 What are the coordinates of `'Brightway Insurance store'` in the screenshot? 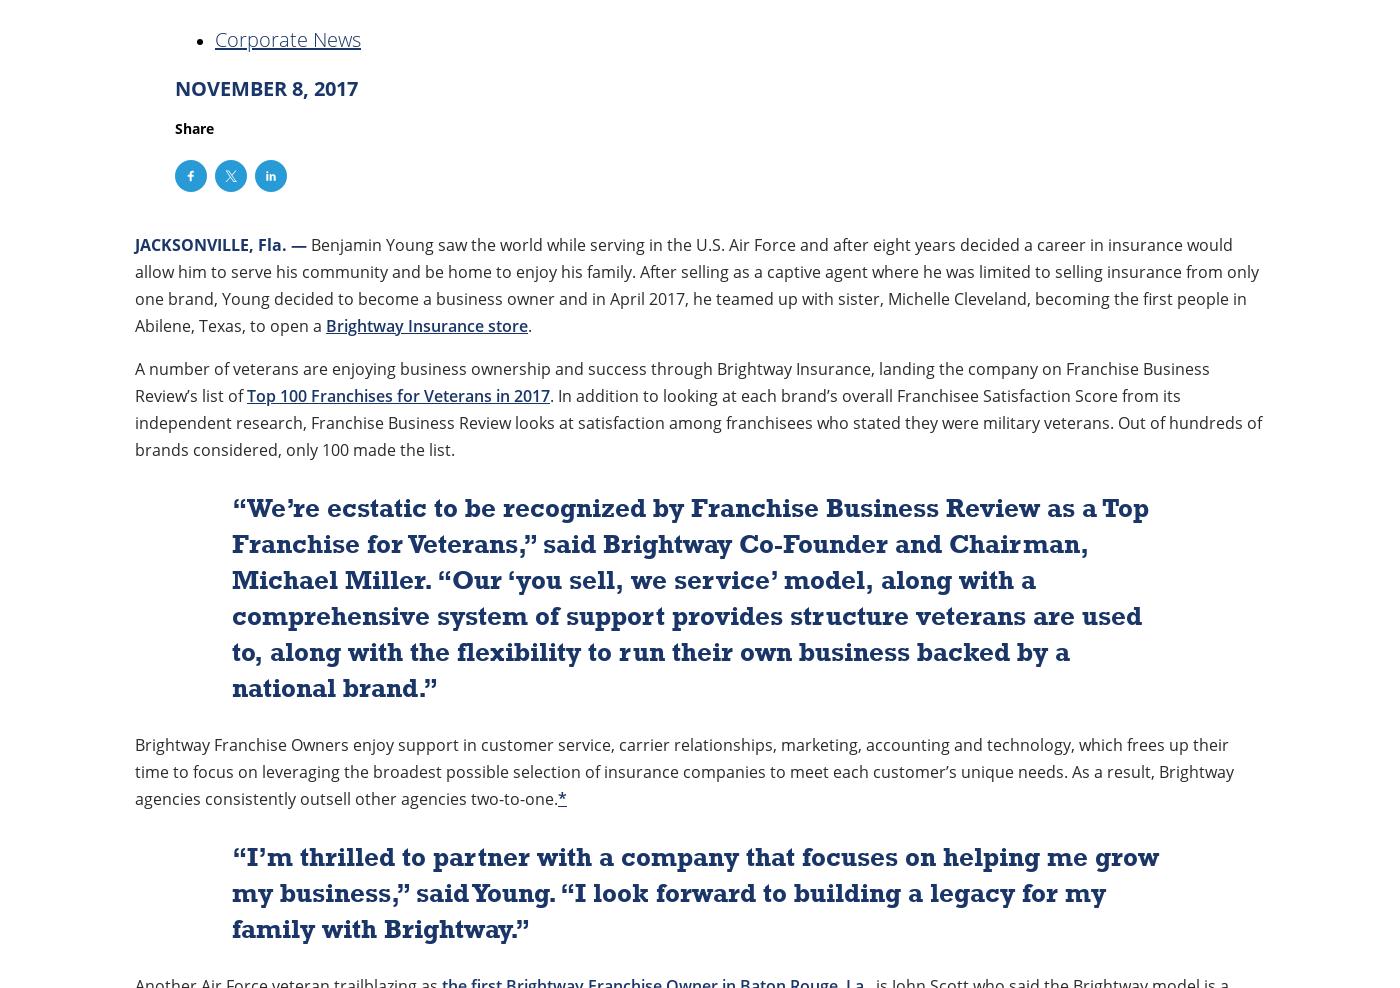 It's located at (427, 324).